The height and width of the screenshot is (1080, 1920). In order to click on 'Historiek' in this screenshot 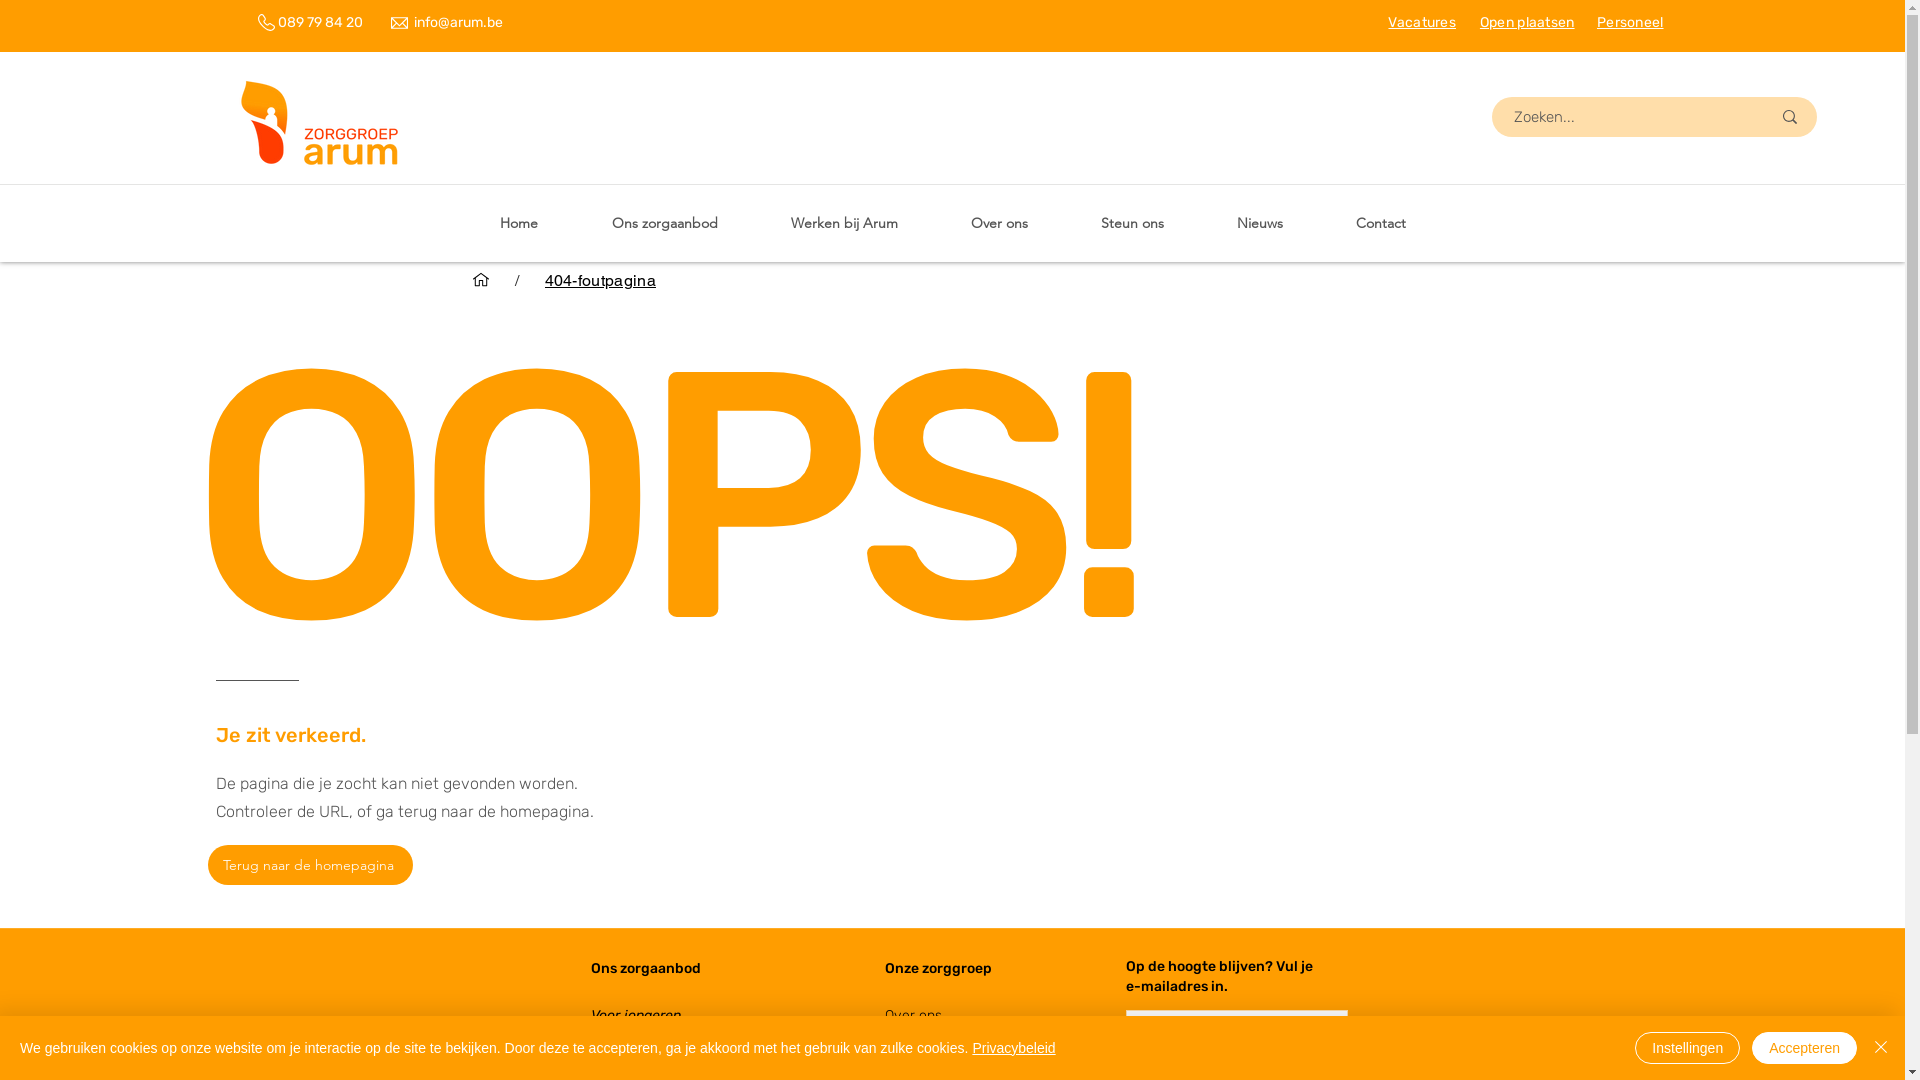, I will do `click(911, 1061)`.